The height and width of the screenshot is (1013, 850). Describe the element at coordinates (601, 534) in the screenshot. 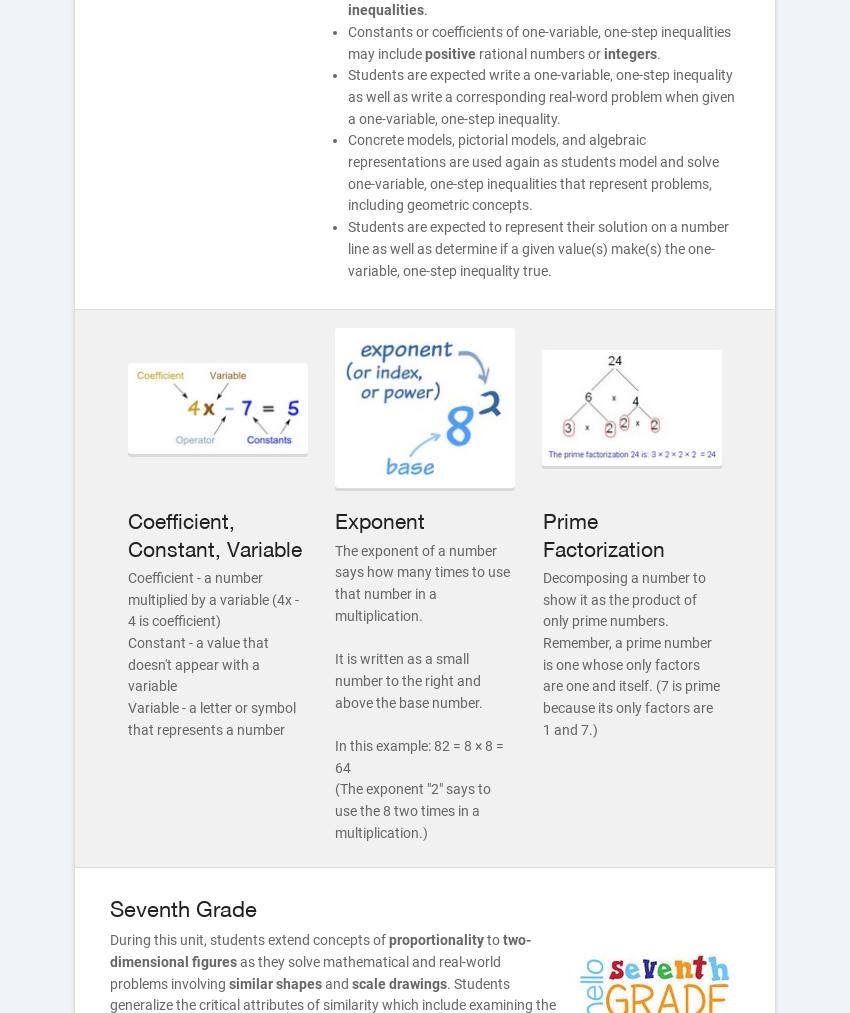

I see `'Prime Factorization'` at that location.